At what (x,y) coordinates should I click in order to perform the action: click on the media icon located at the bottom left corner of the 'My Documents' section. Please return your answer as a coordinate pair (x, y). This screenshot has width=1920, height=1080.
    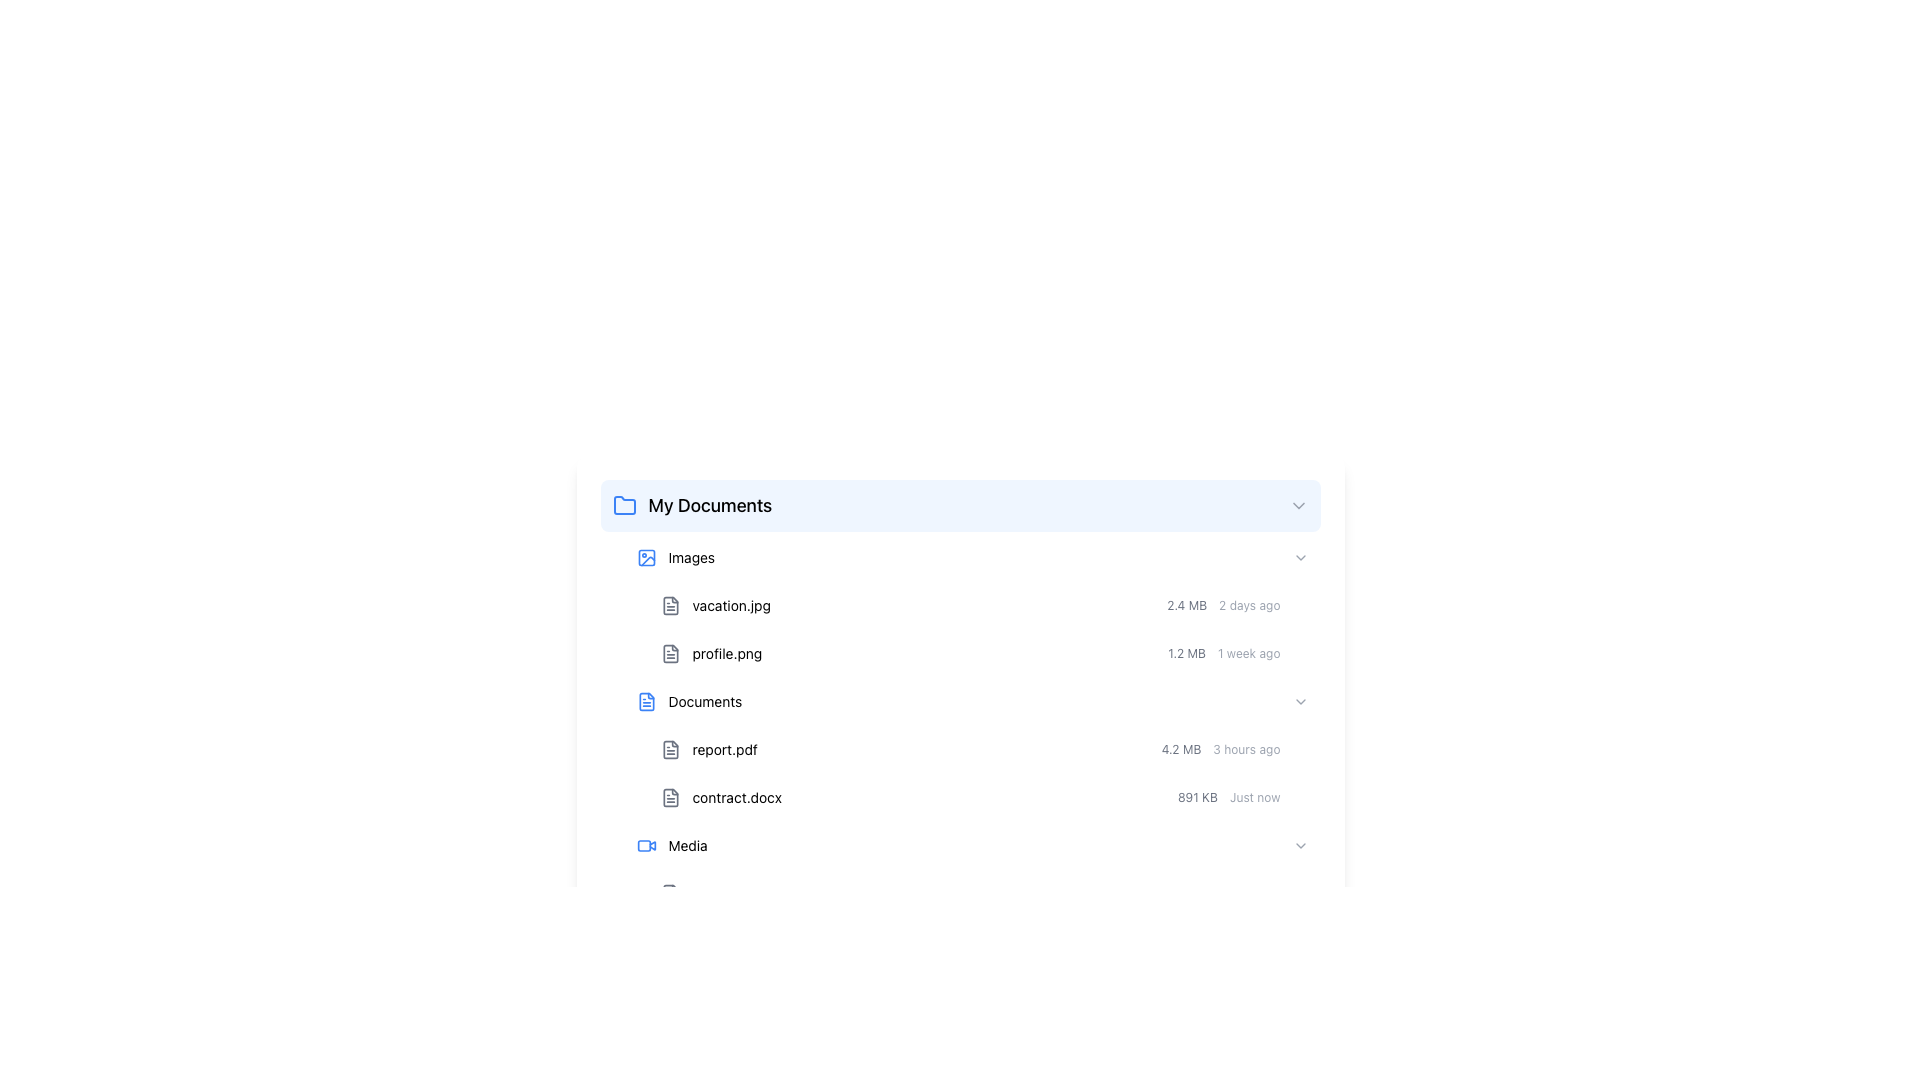
    Looking at the image, I should click on (646, 845).